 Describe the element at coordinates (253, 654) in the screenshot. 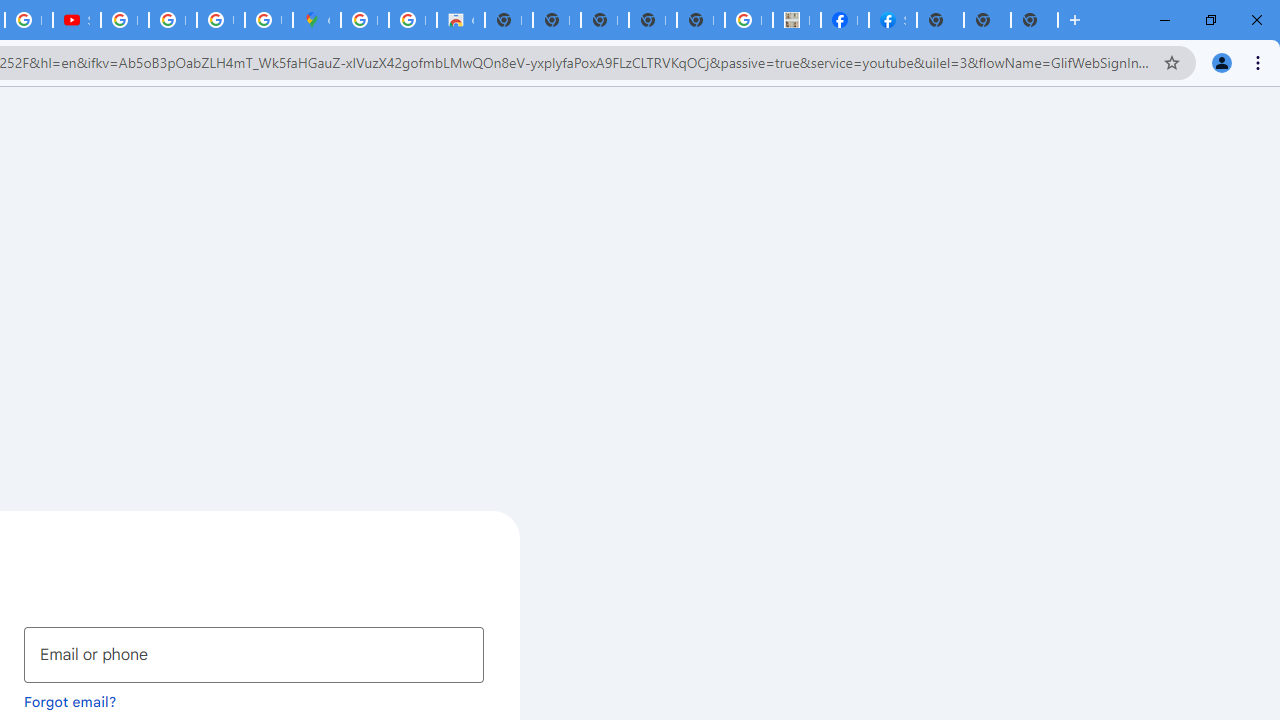

I see `'Email or phone'` at that location.